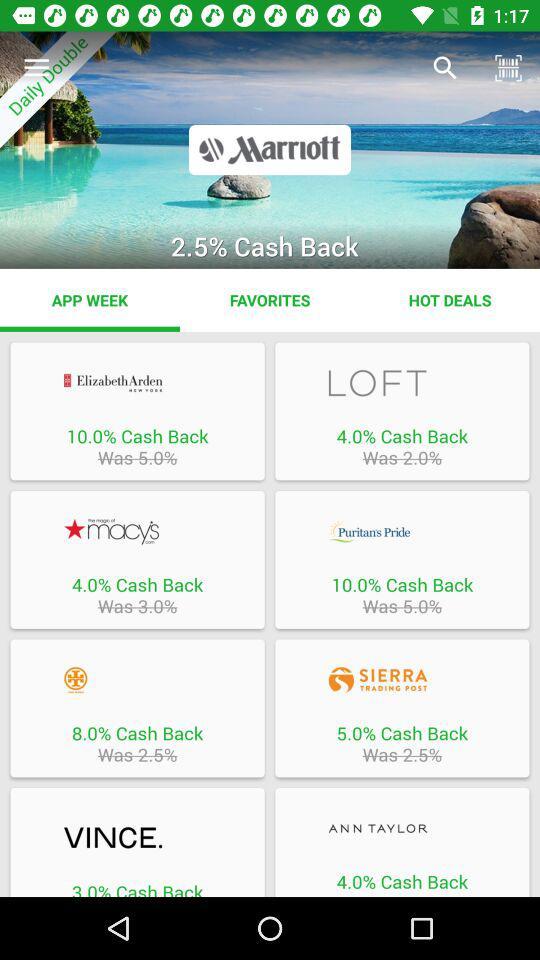  What do you see at coordinates (449, 299) in the screenshot?
I see `app to the right of favorites icon` at bounding box center [449, 299].